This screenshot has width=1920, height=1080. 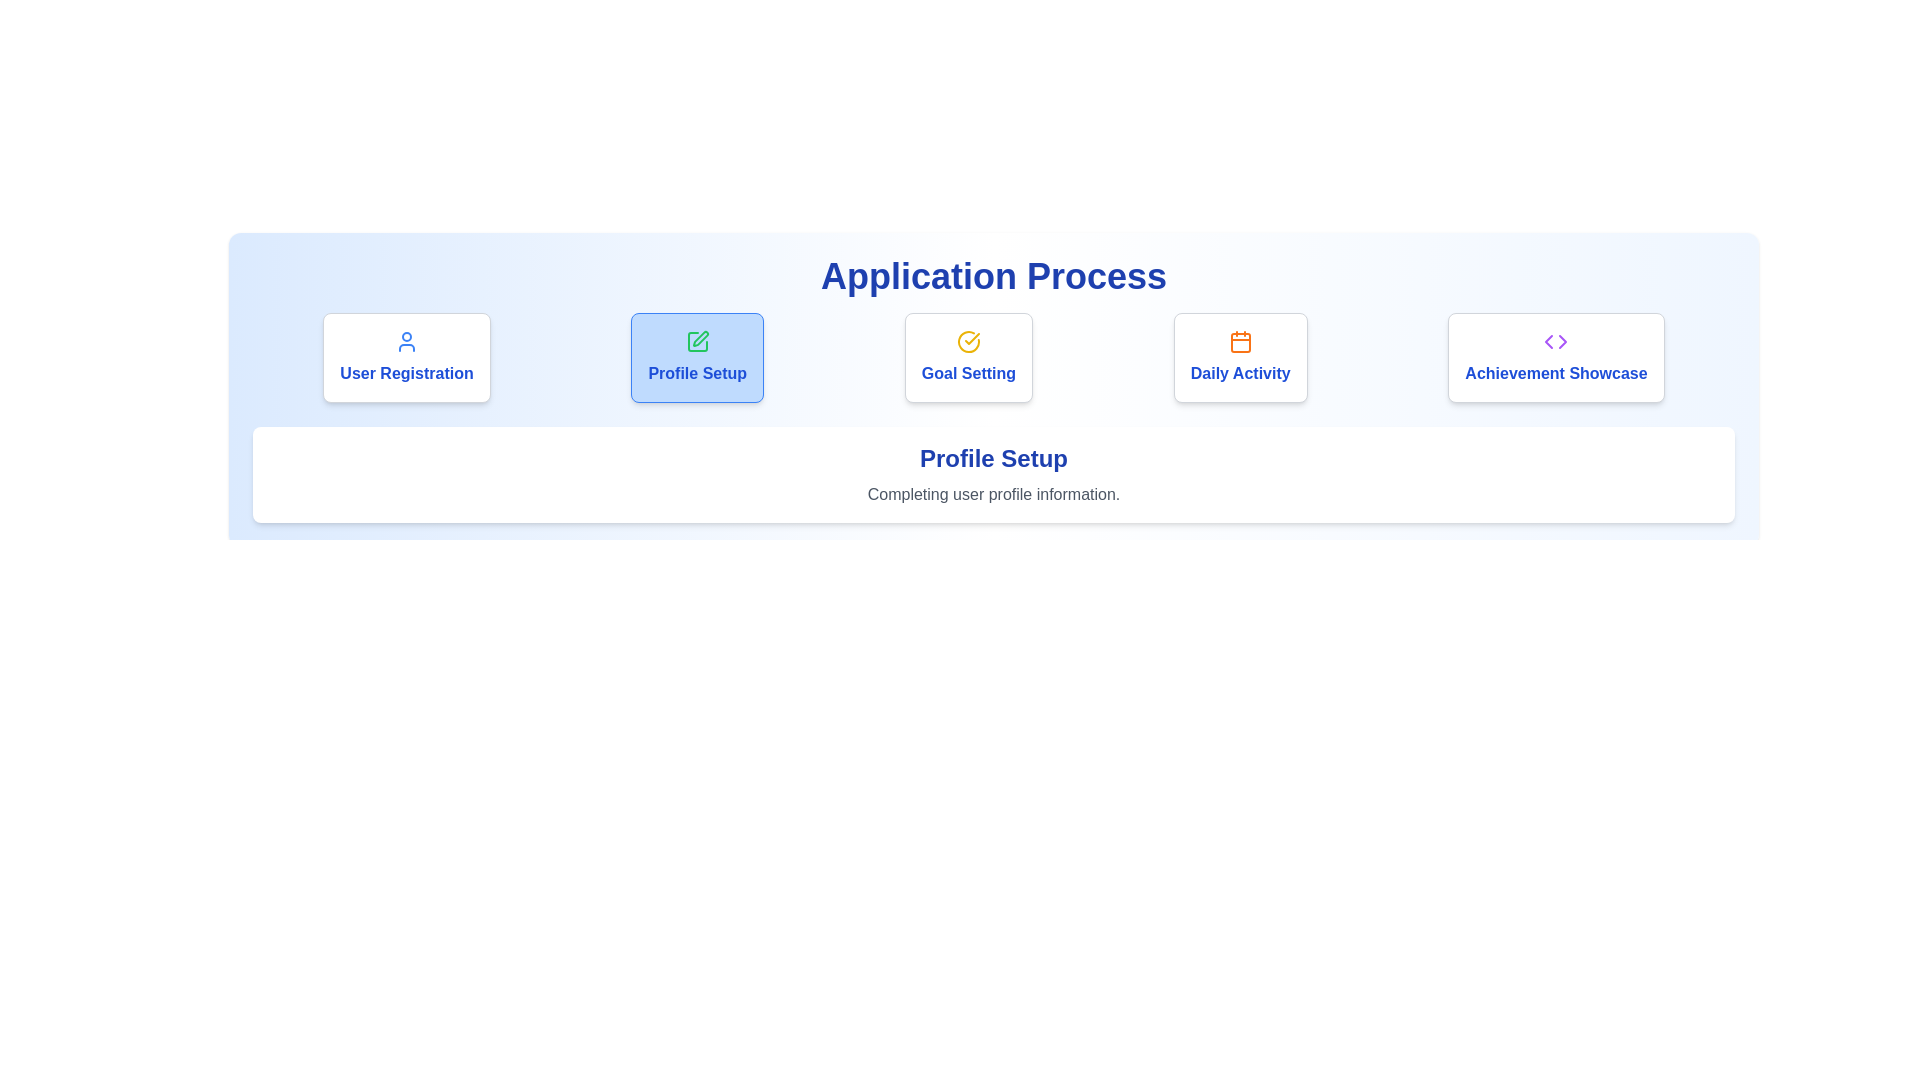 What do you see at coordinates (993, 459) in the screenshot?
I see `the 'Profile Setup' text label which is styled with a large bold font in blue color, located below the 'Application Process' title` at bounding box center [993, 459].